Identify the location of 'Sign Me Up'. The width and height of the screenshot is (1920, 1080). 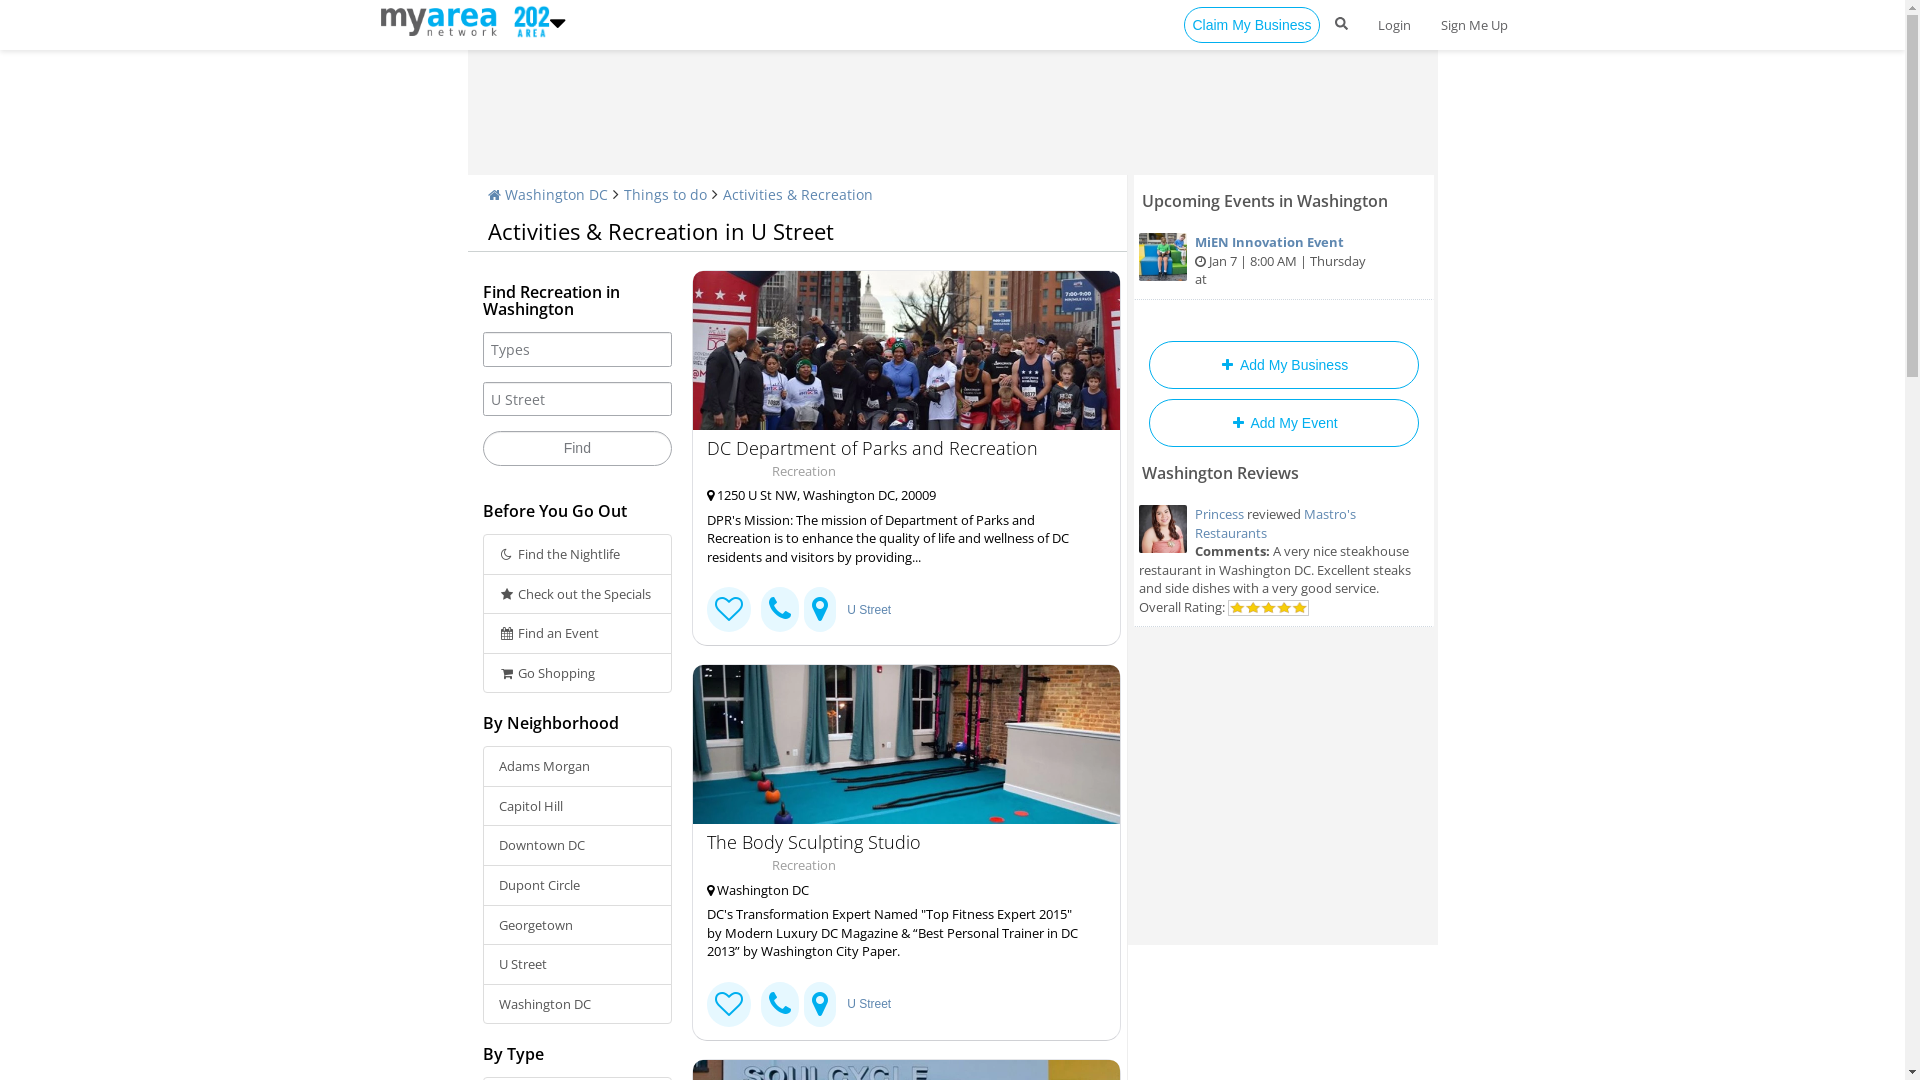
(1474, 24).